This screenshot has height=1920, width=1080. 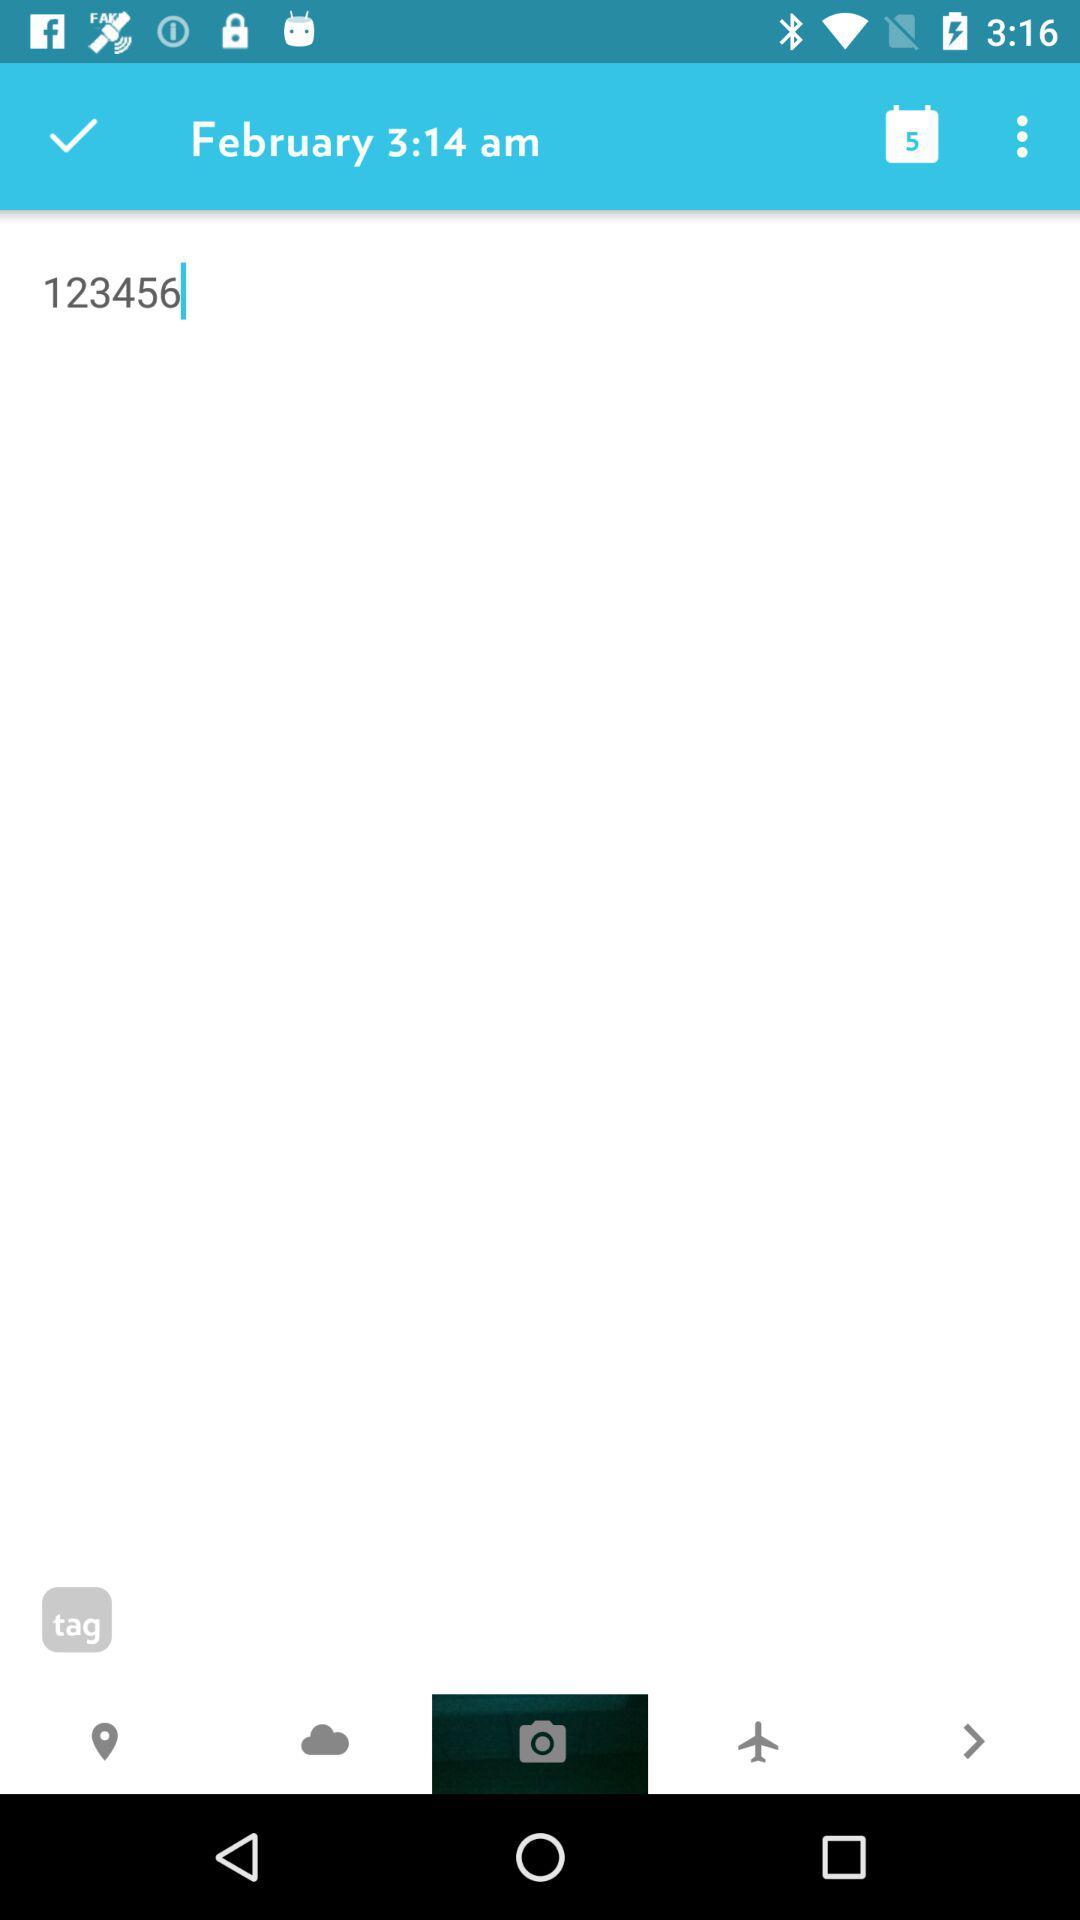 I want to click on r, so click(x=971, y=1743).